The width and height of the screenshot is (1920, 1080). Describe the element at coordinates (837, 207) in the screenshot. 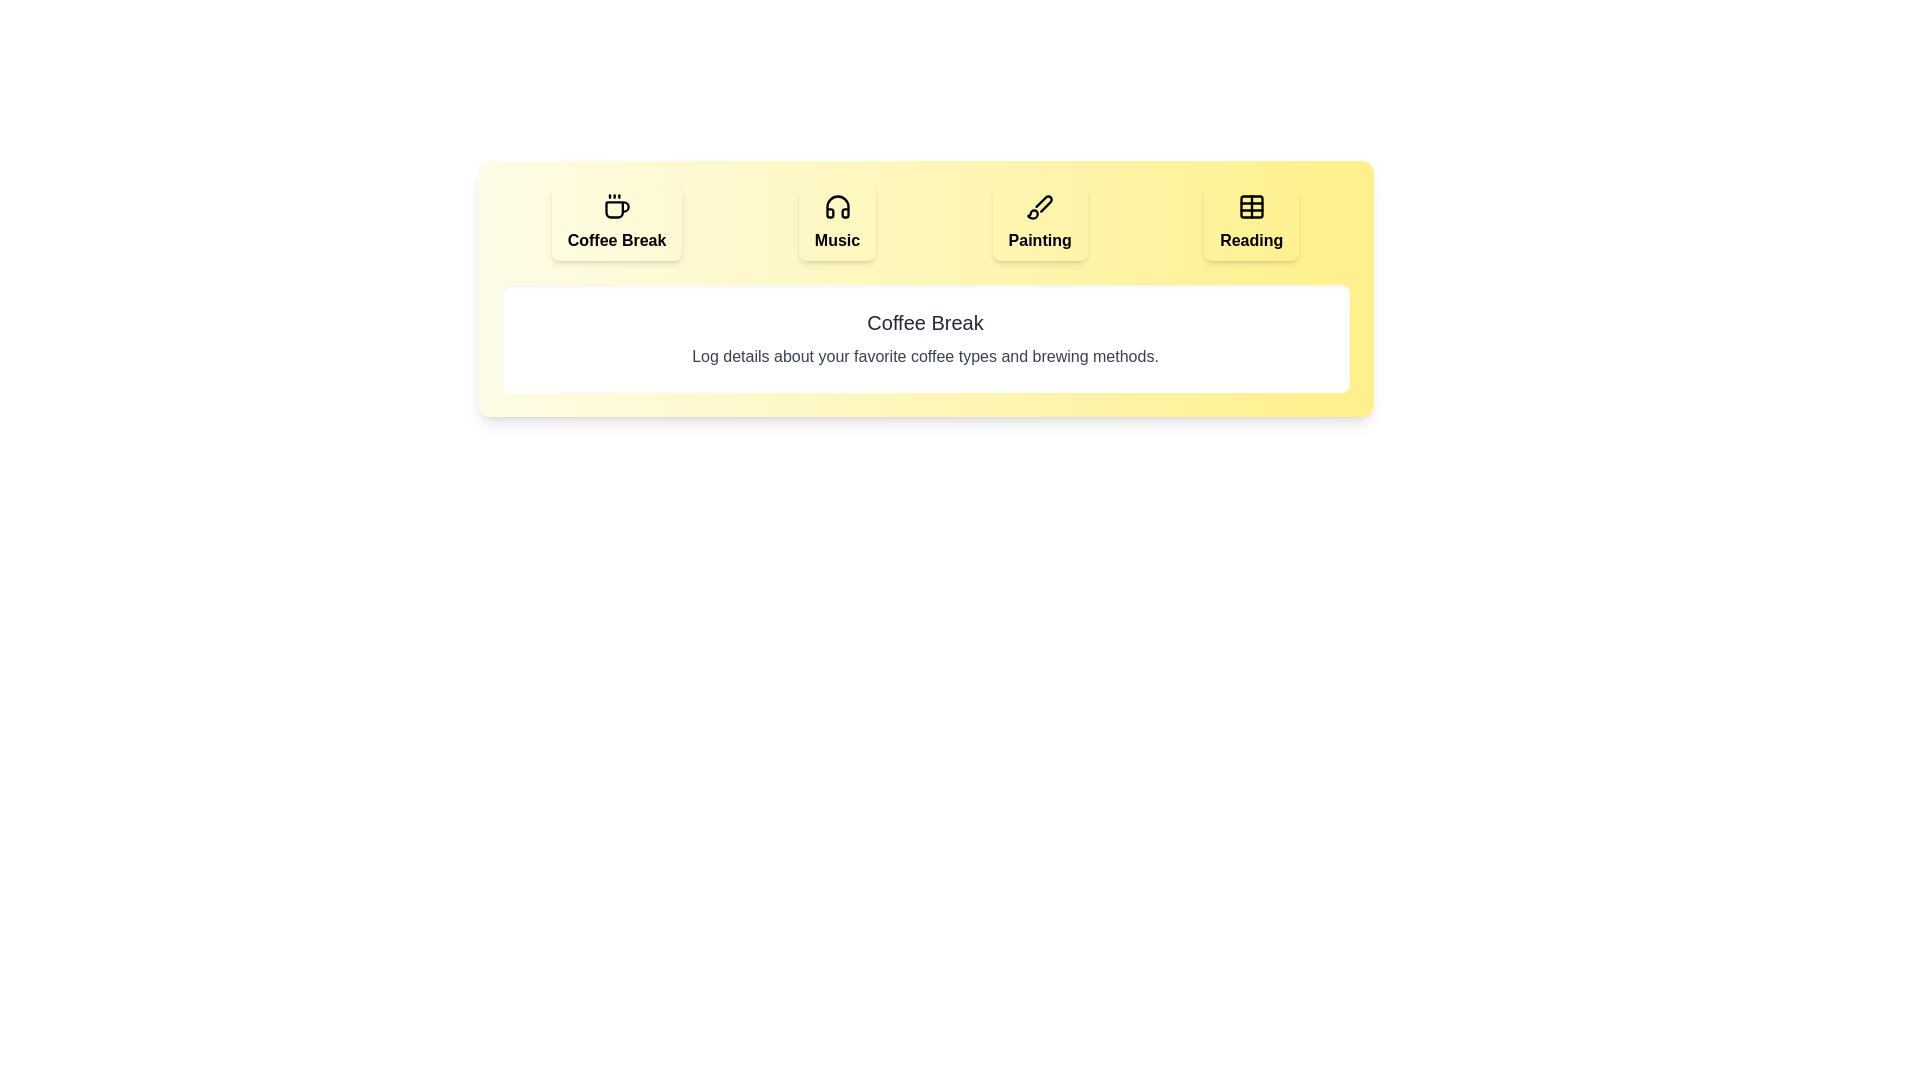

I see `the central curved connection of the headphone icon representing the 'Music' activity, which is the second icon from the left in a horizontal row against a yellow background` at that location.